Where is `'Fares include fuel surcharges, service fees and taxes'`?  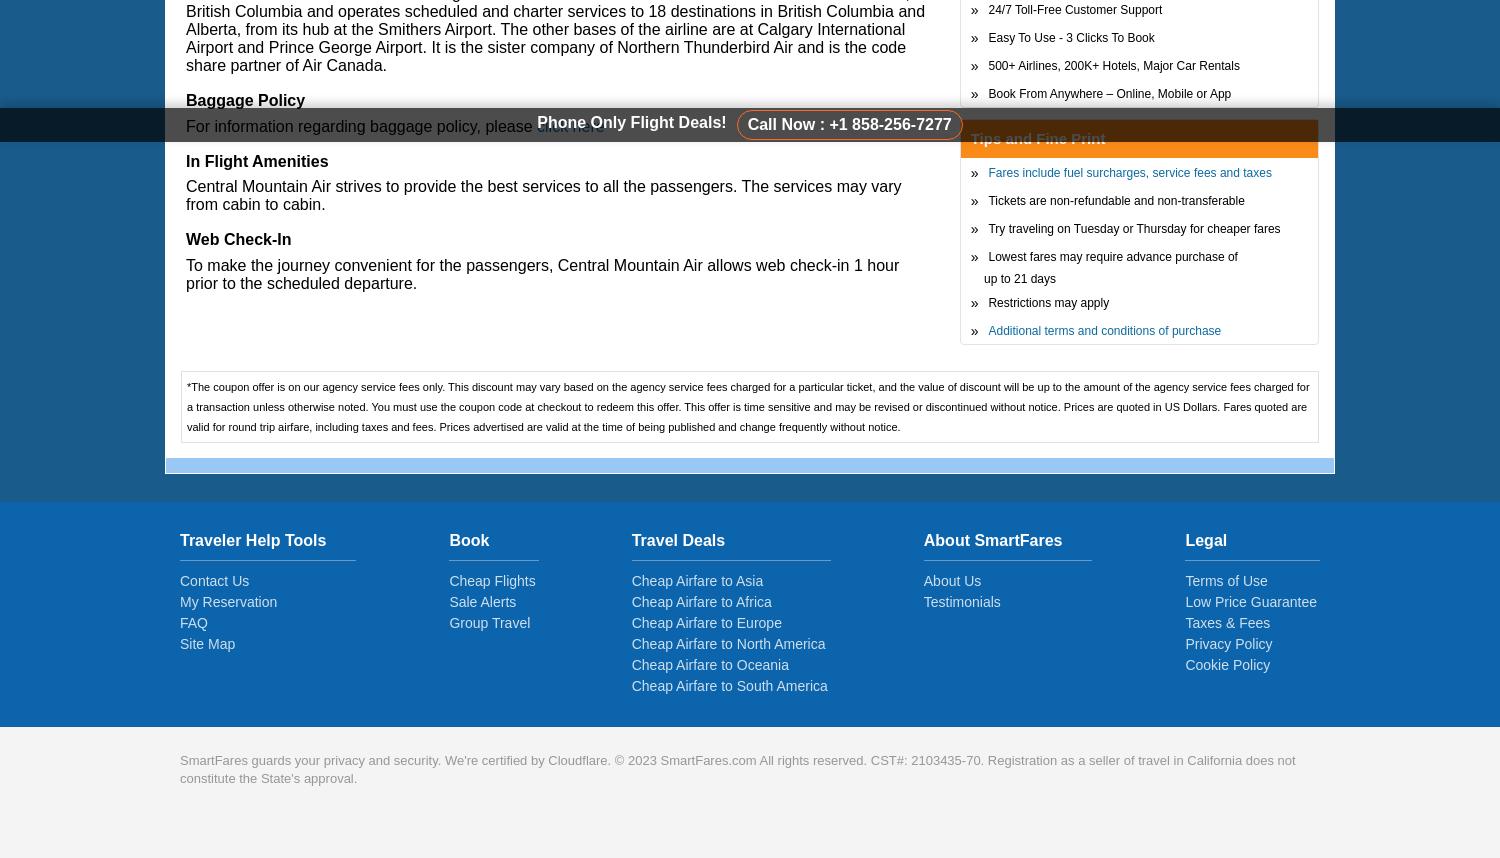 'Fares include fuel surcharges, service fees and taxes' is located at coordinates (1129, 172).